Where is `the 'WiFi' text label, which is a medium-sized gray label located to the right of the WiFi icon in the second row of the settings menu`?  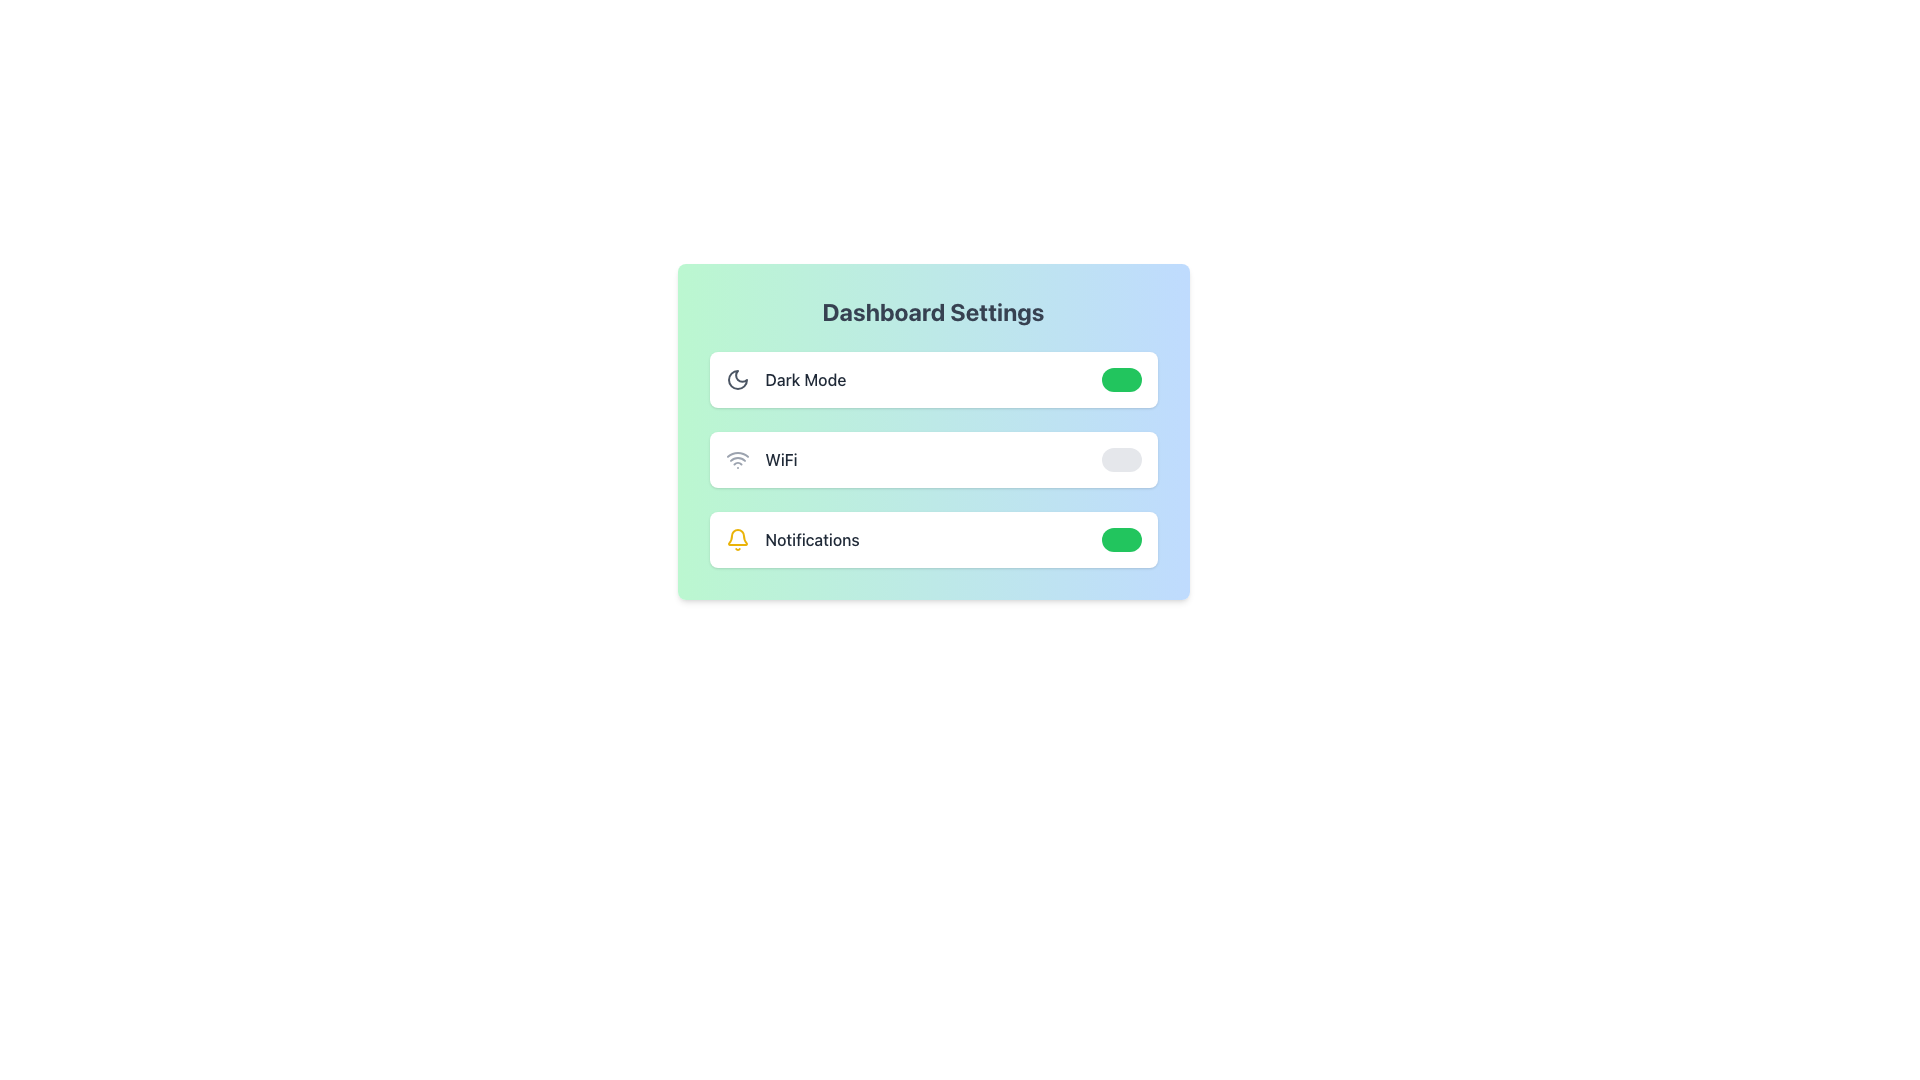 the 'WiFi' text label, which is a medium-sized gray label located to the right of the WiFi icon in the second row of the settings menu is located at coordinates (780, 459).